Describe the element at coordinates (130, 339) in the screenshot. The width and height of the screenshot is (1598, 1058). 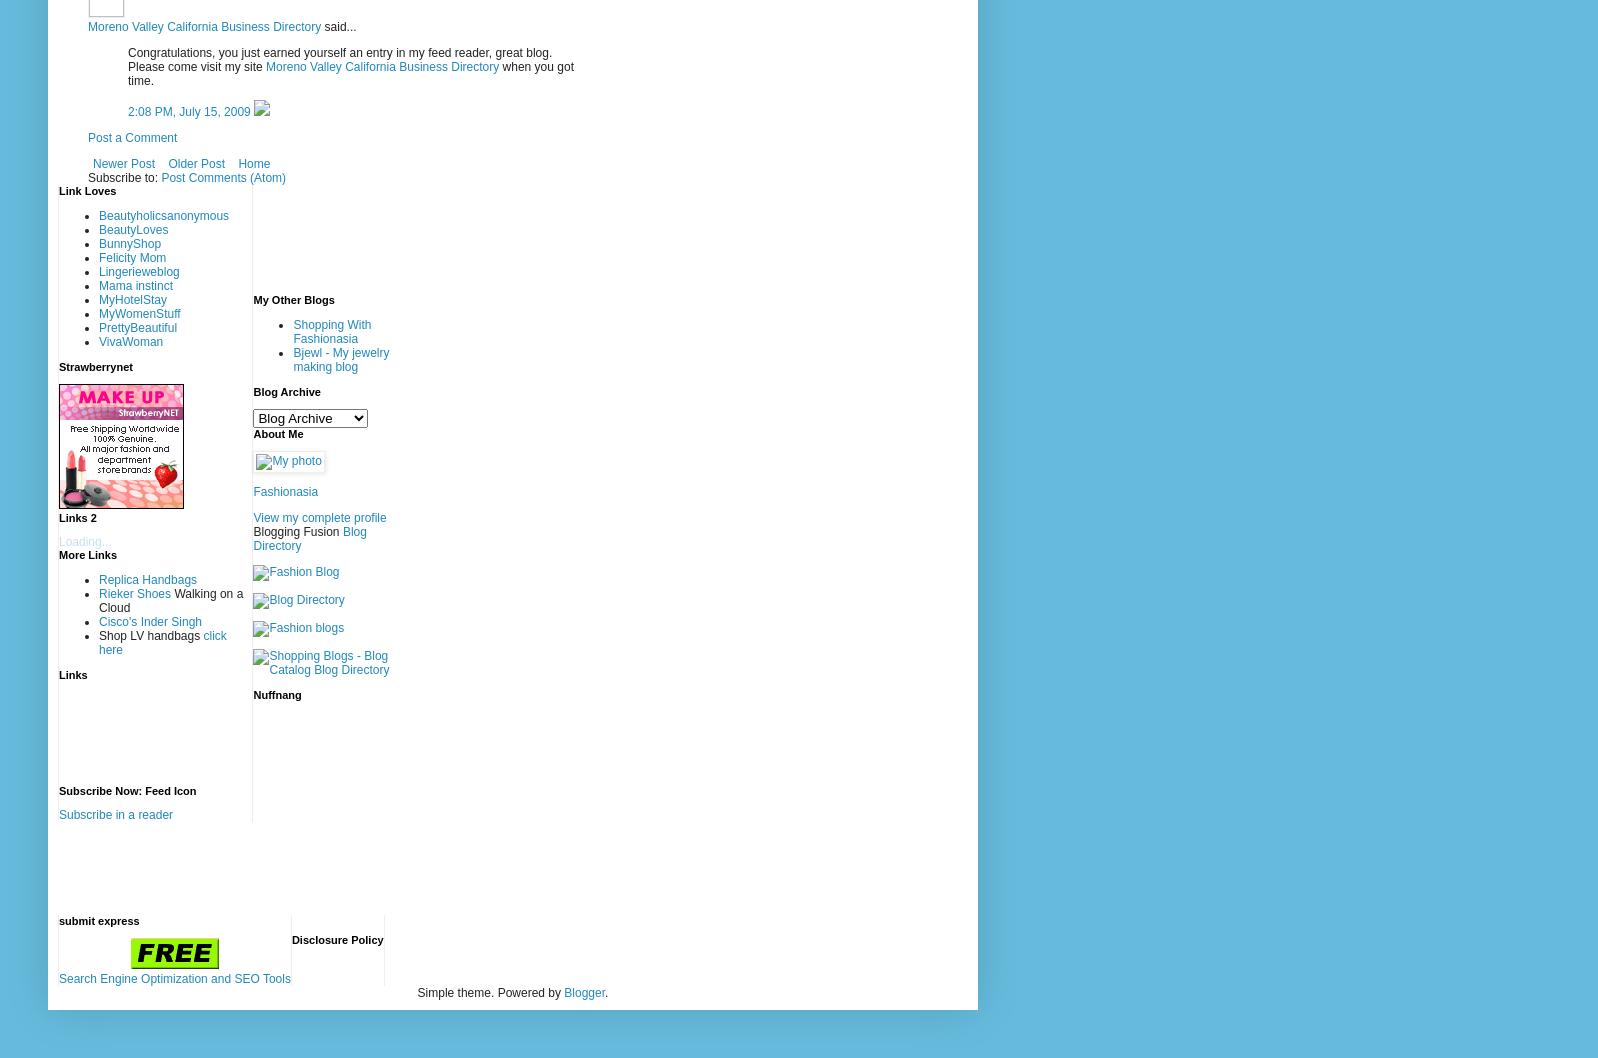
I see `'VivaWoman'` at that location.